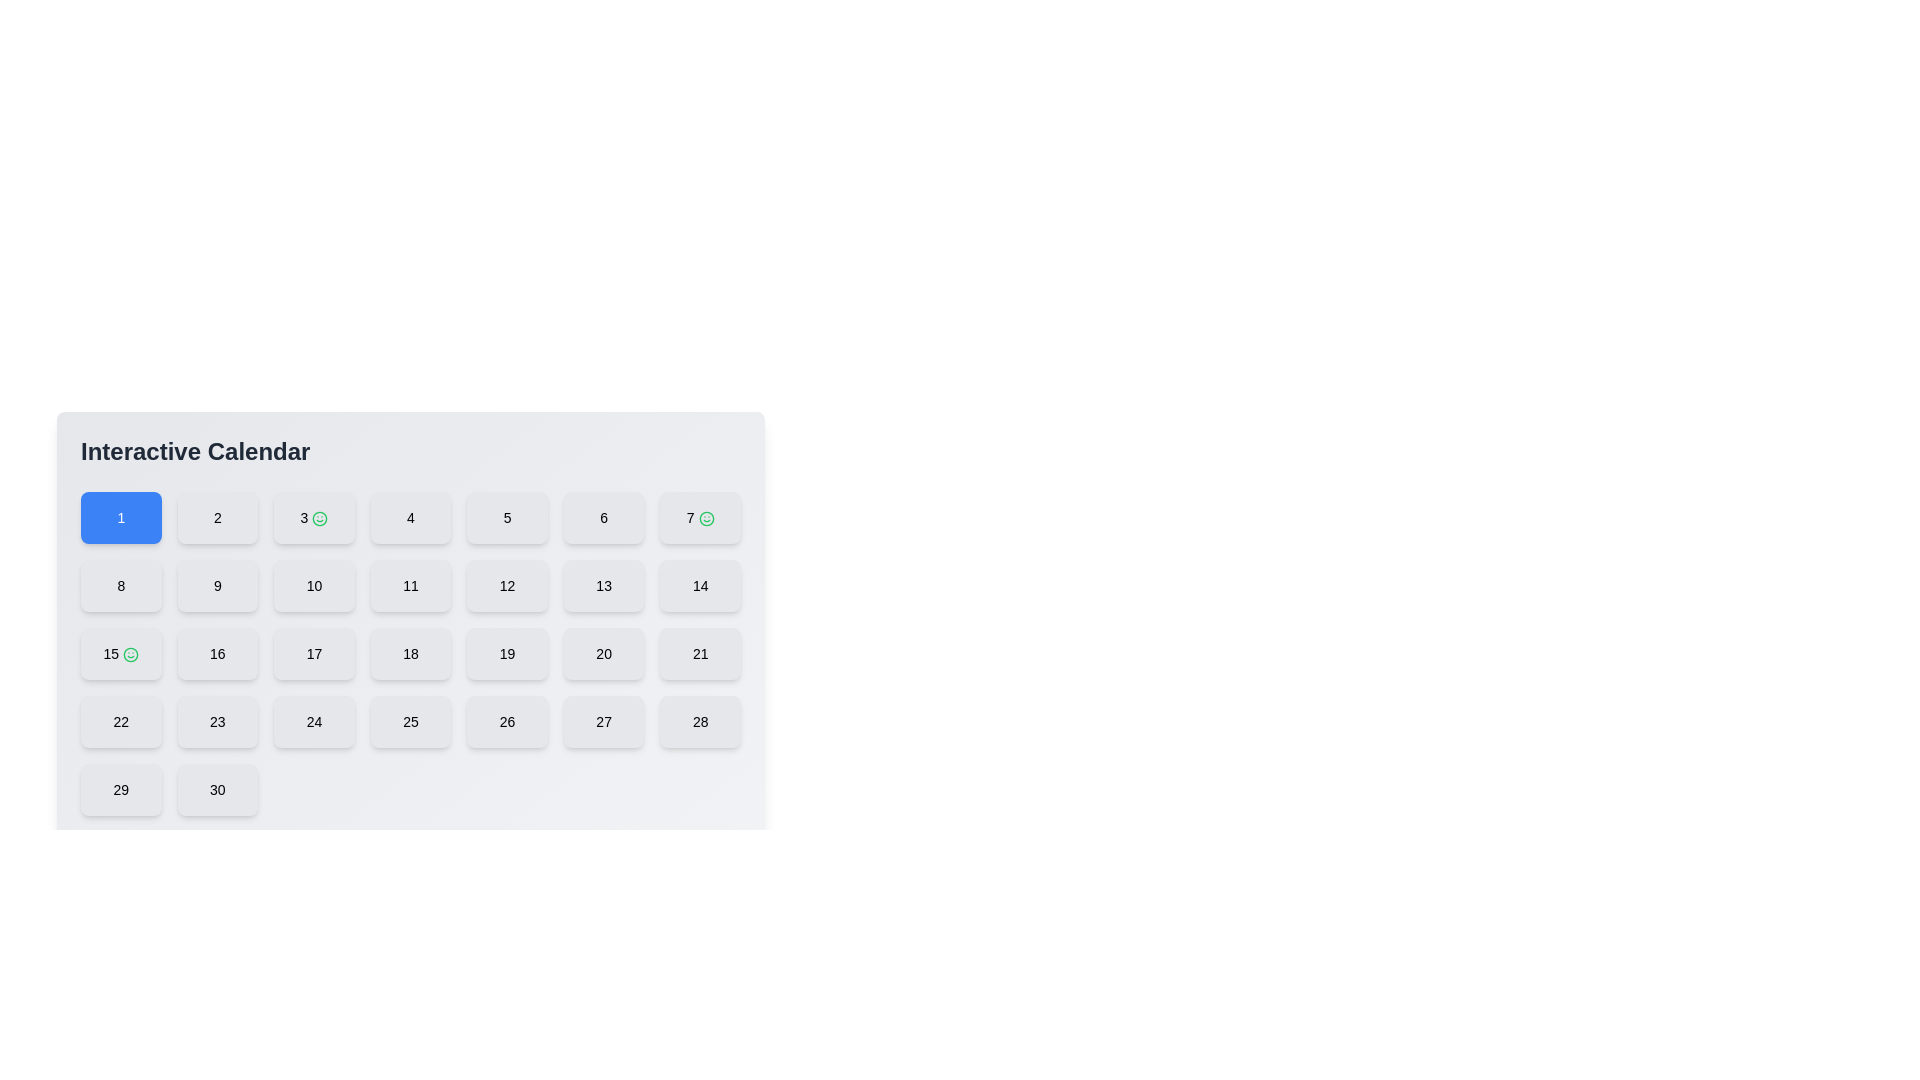 Image resolution: width=1920 pixels, height=1080 pixels. I want to click on the clickable button representing the 23rd day in the calendar, so click(217, 721).